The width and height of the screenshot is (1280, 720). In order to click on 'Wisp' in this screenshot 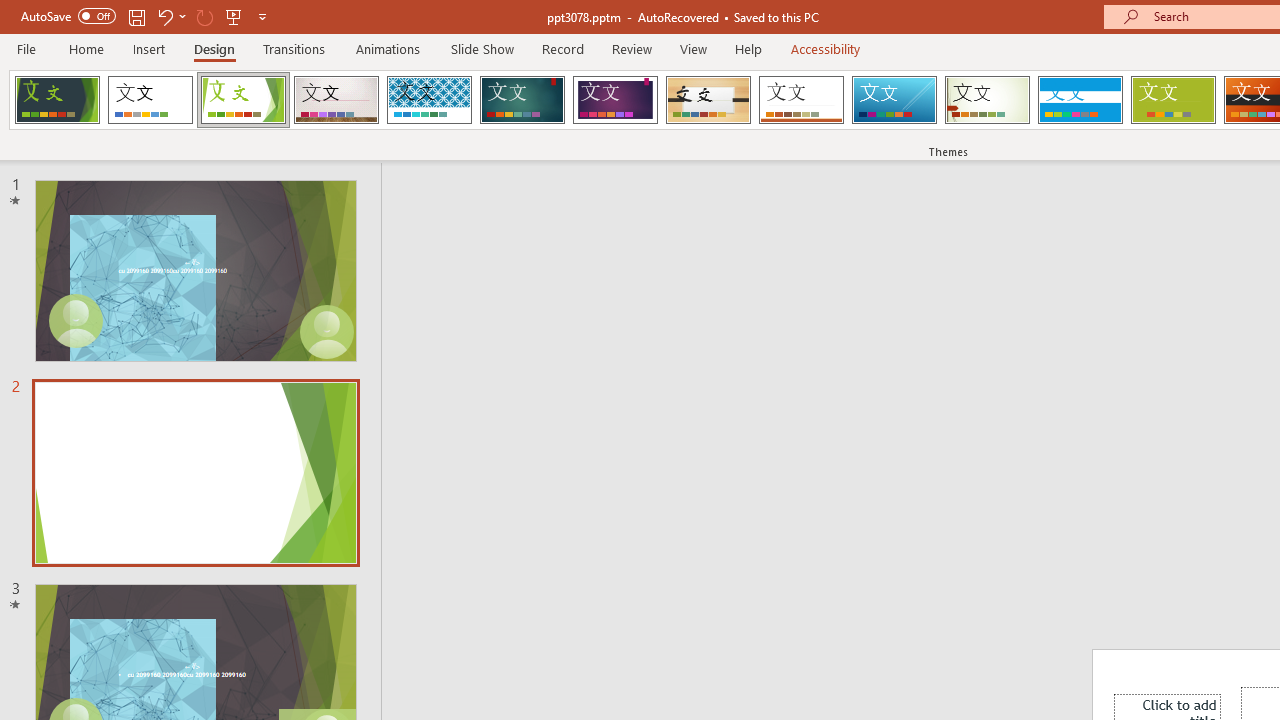, I will do `click(987, 100)`.